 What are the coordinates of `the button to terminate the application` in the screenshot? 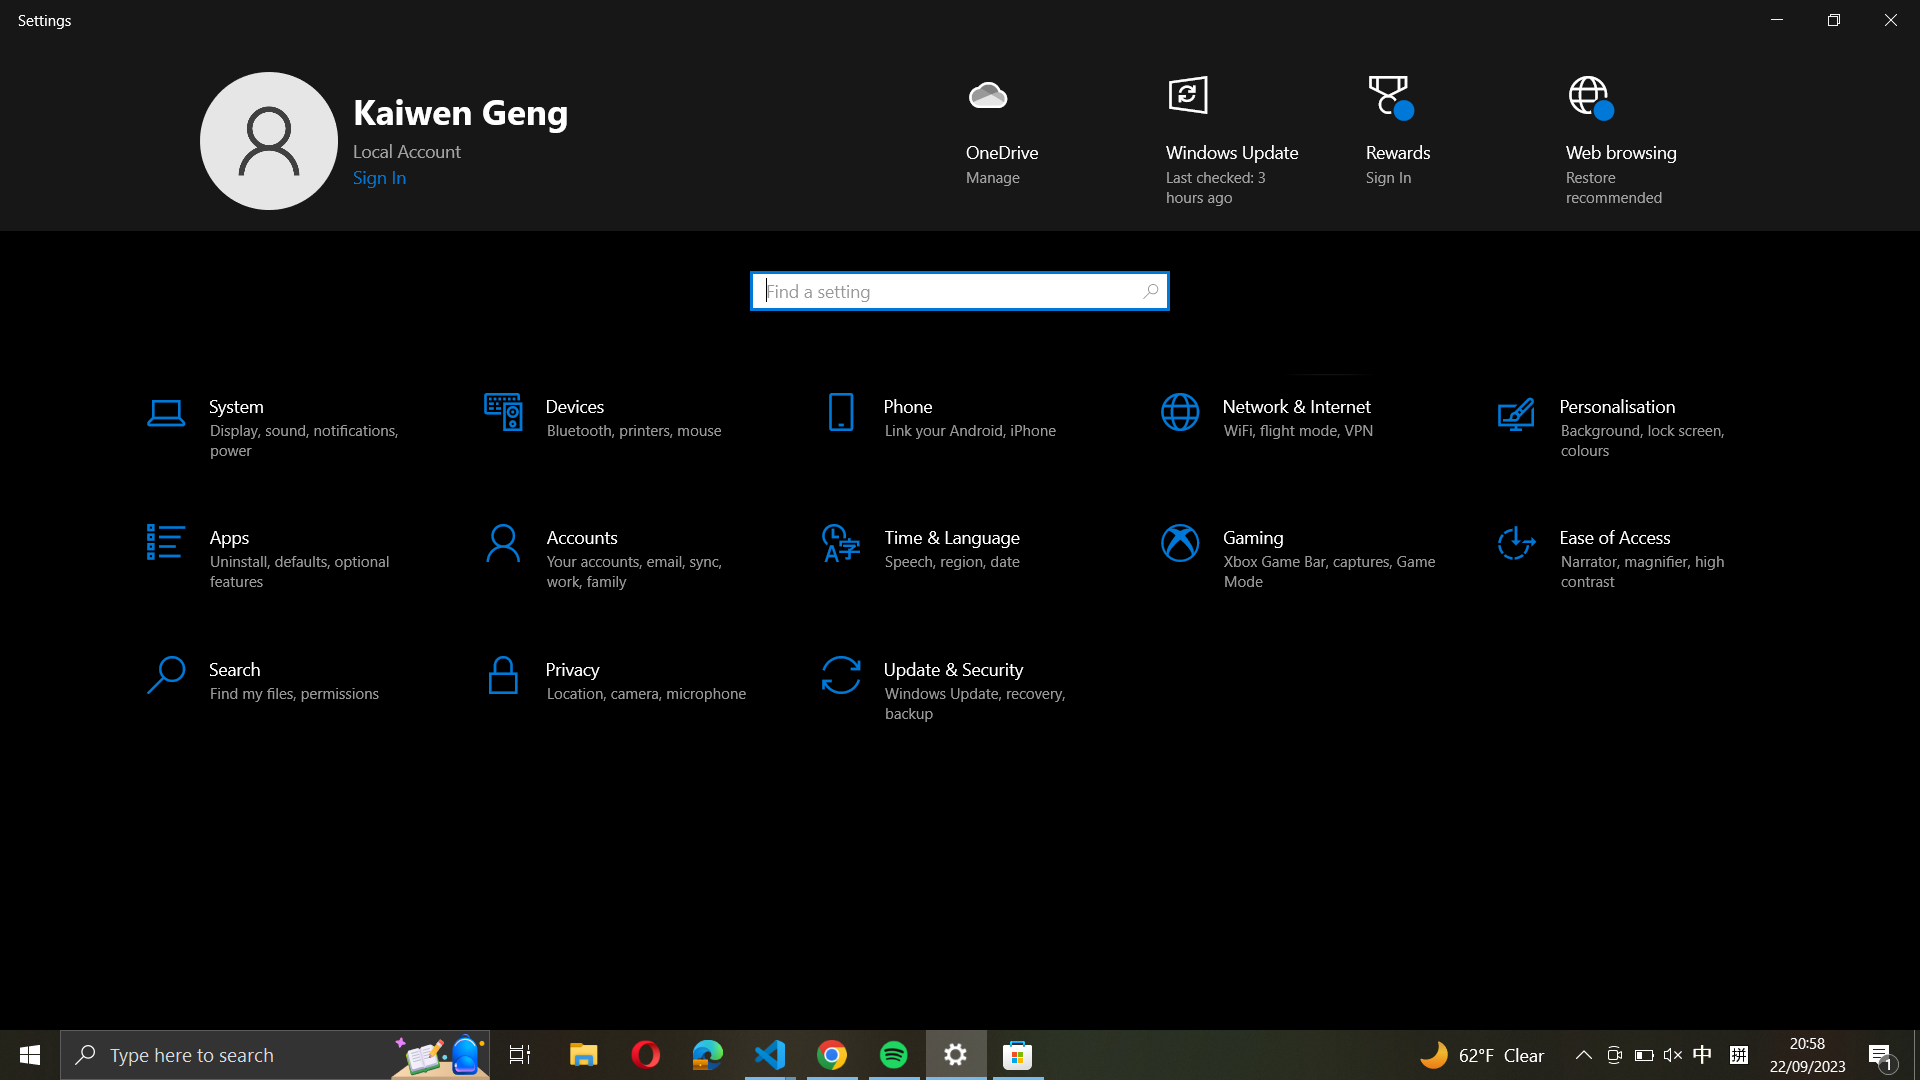 It's located at (1894, 20).